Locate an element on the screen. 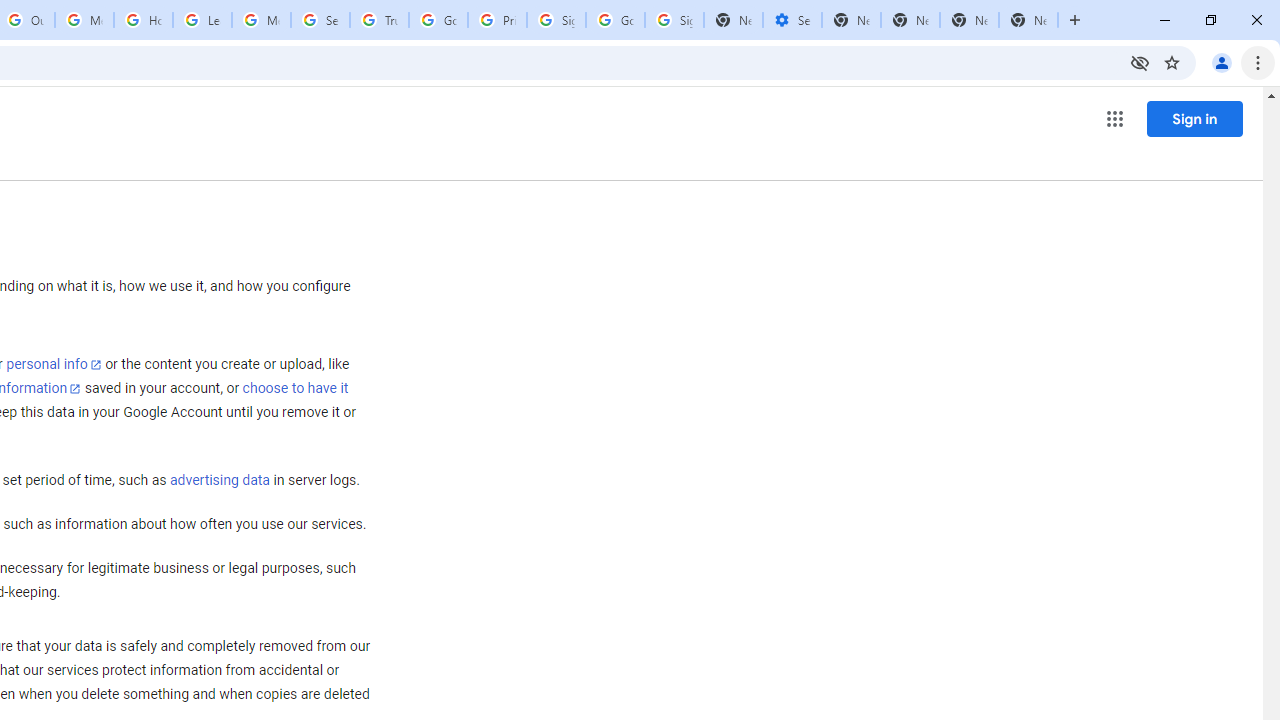  'advertising data' is located at coordinates (219, 481).